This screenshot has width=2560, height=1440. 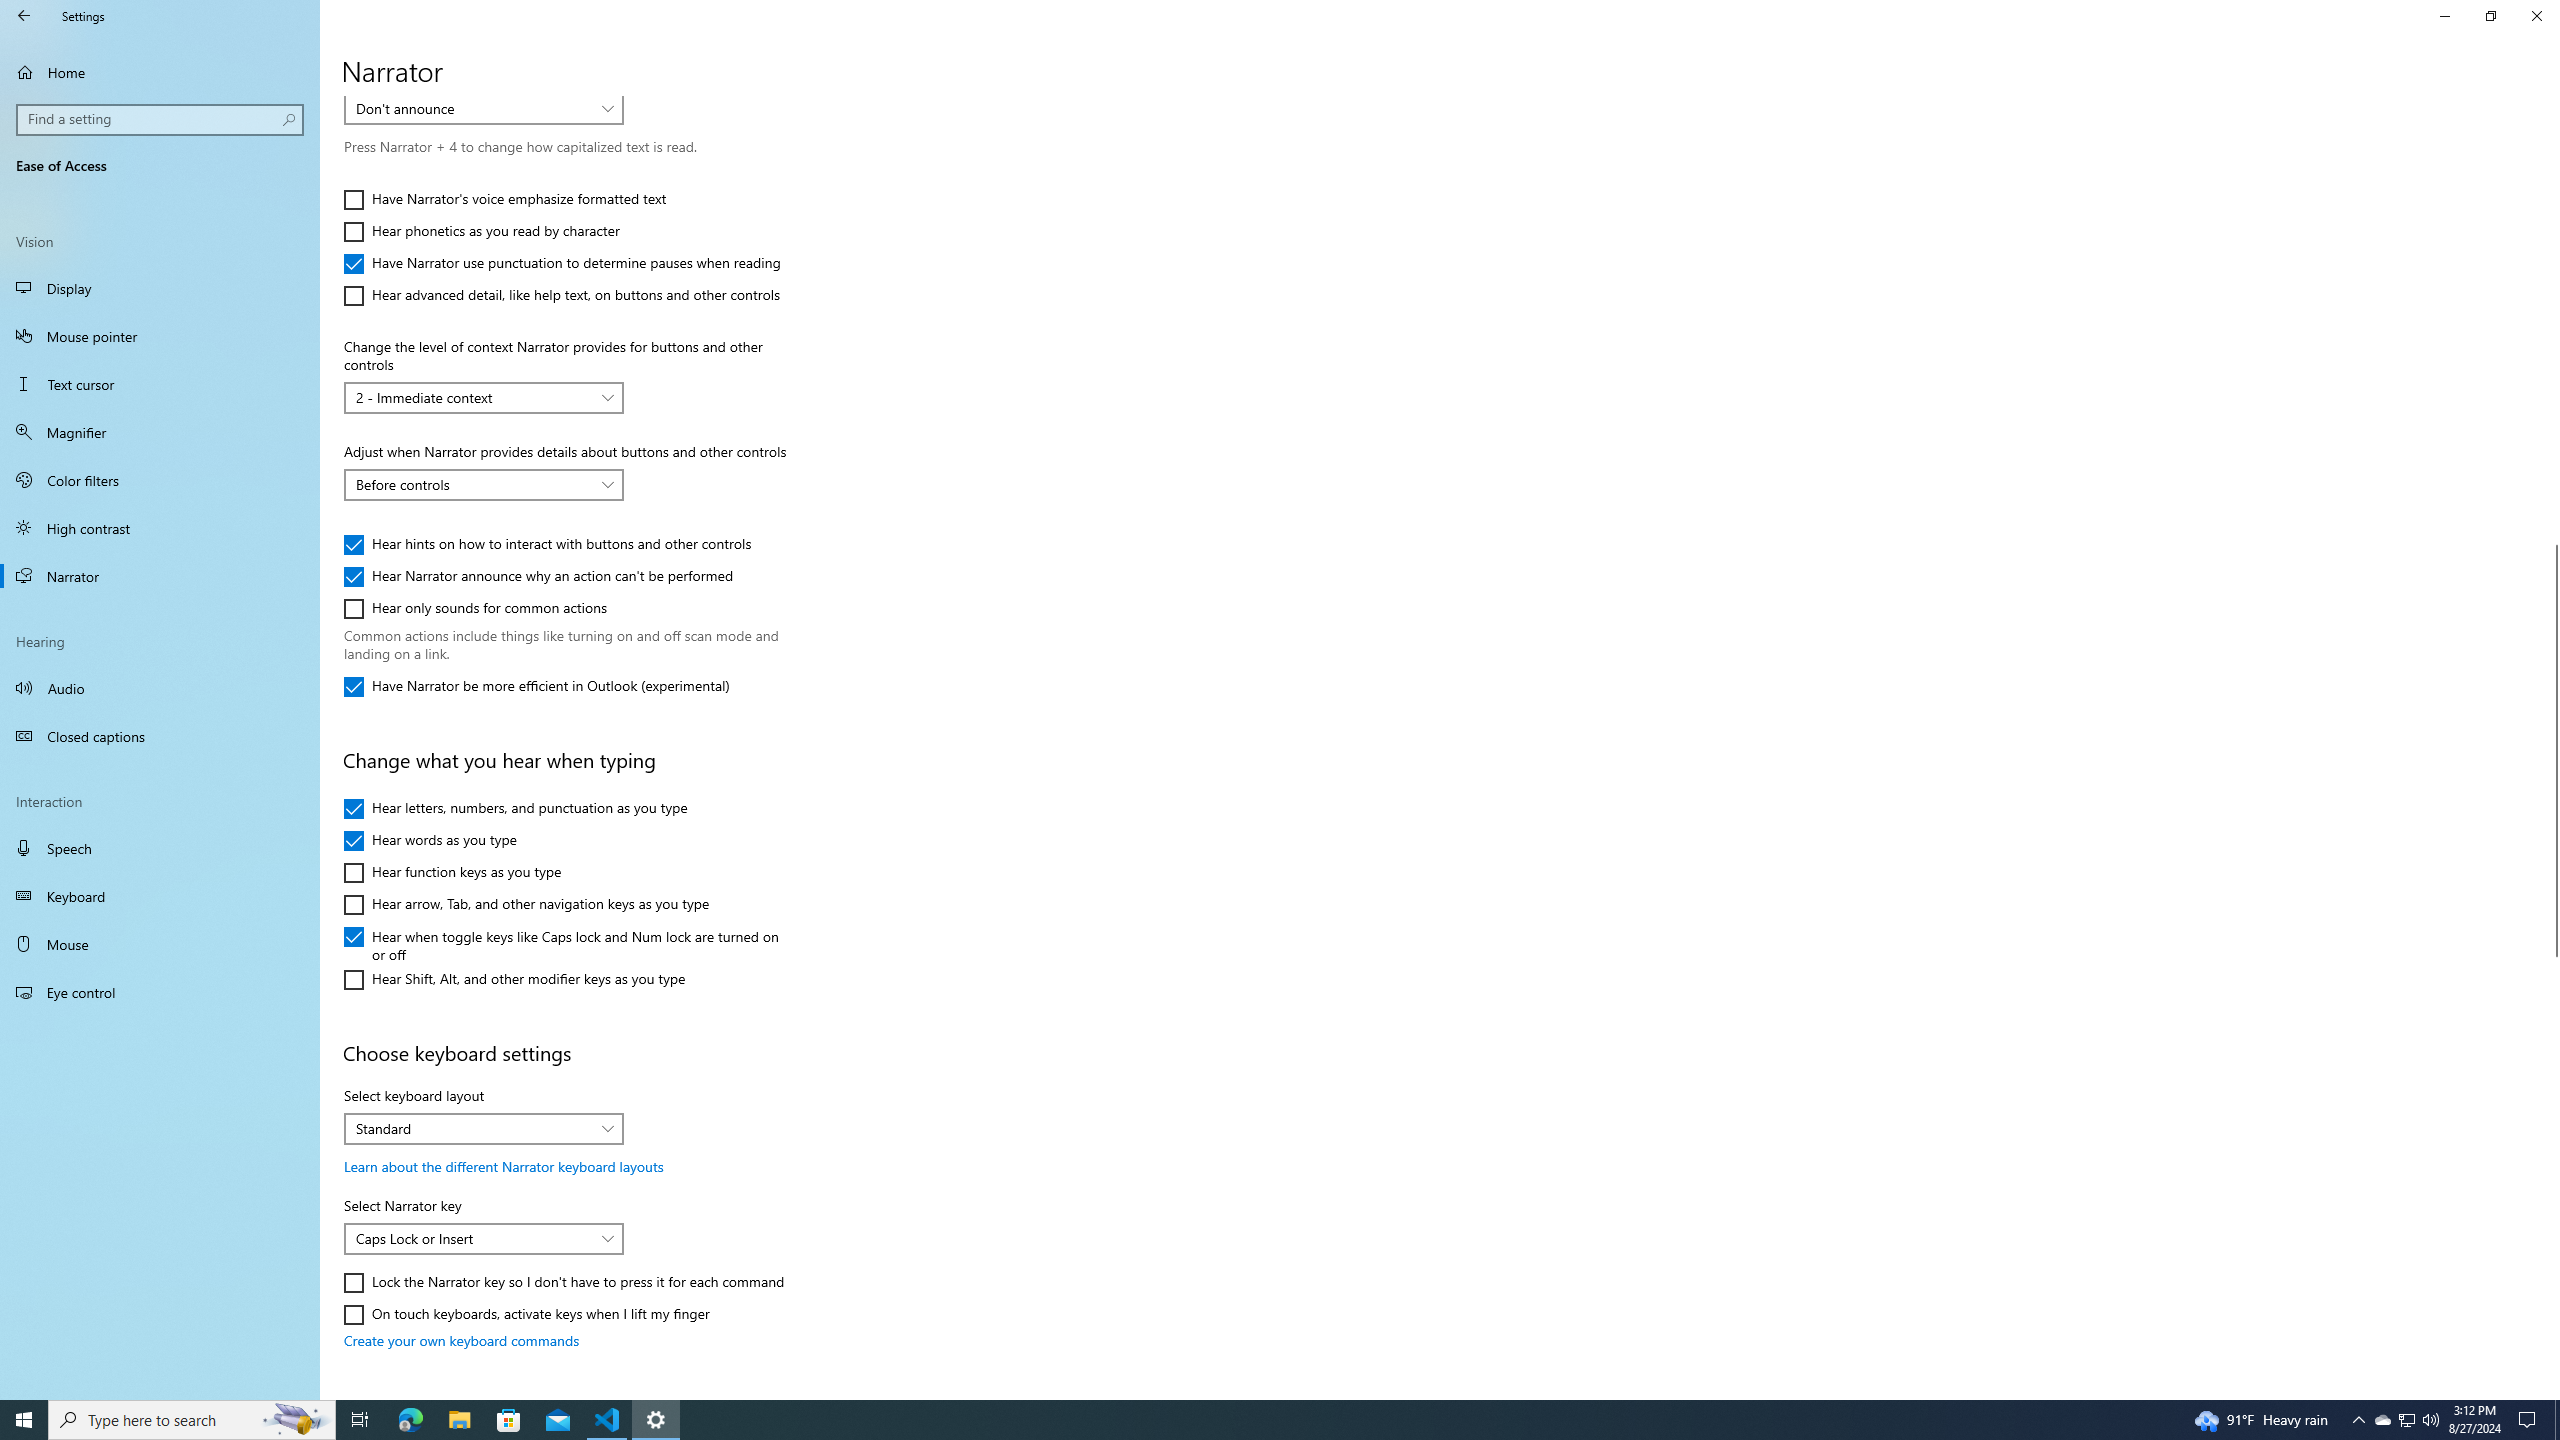 What do you see at coordinates (525, 904) in the screenshot?
I see `'Hear arrow, Tab, and other navigation keys as you type'` at bounding box center [525, 904].